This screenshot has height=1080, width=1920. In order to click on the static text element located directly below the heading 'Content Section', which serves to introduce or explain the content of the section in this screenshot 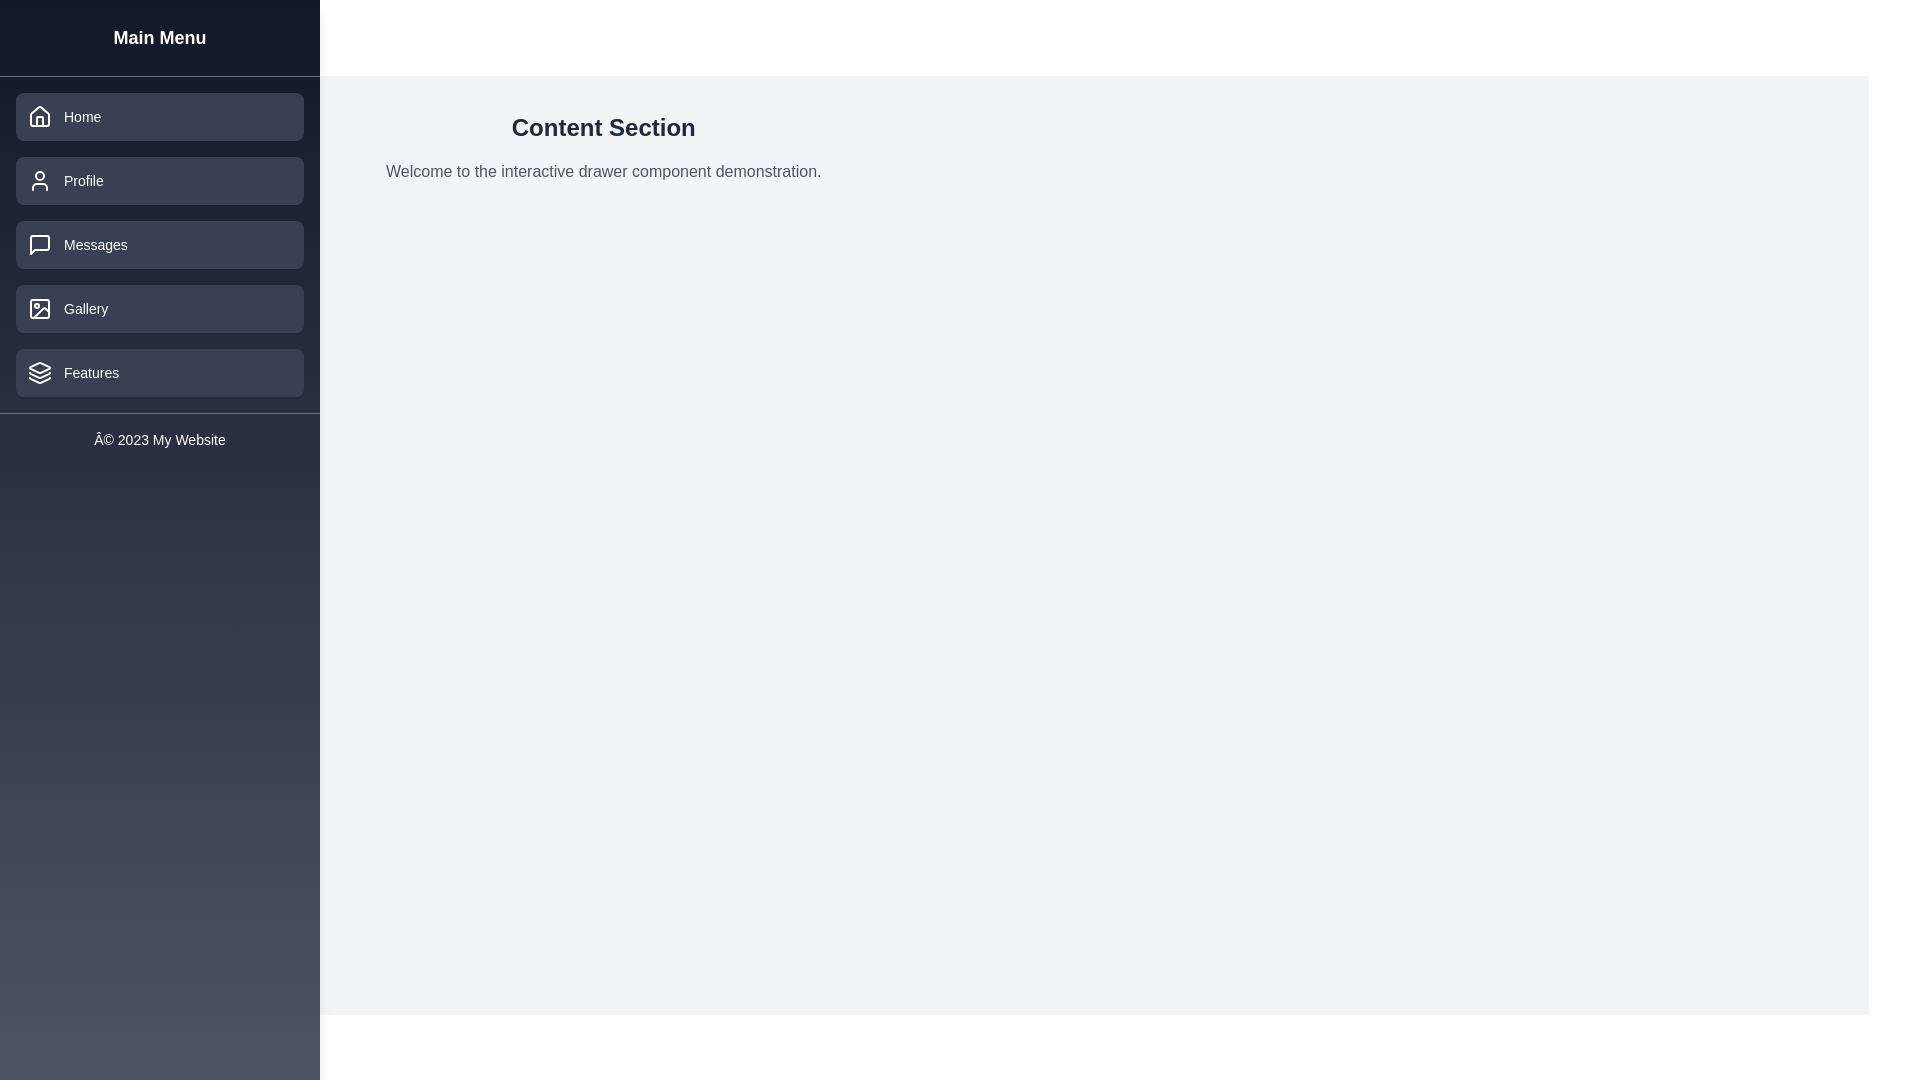, I will do `click(602, 171)`.